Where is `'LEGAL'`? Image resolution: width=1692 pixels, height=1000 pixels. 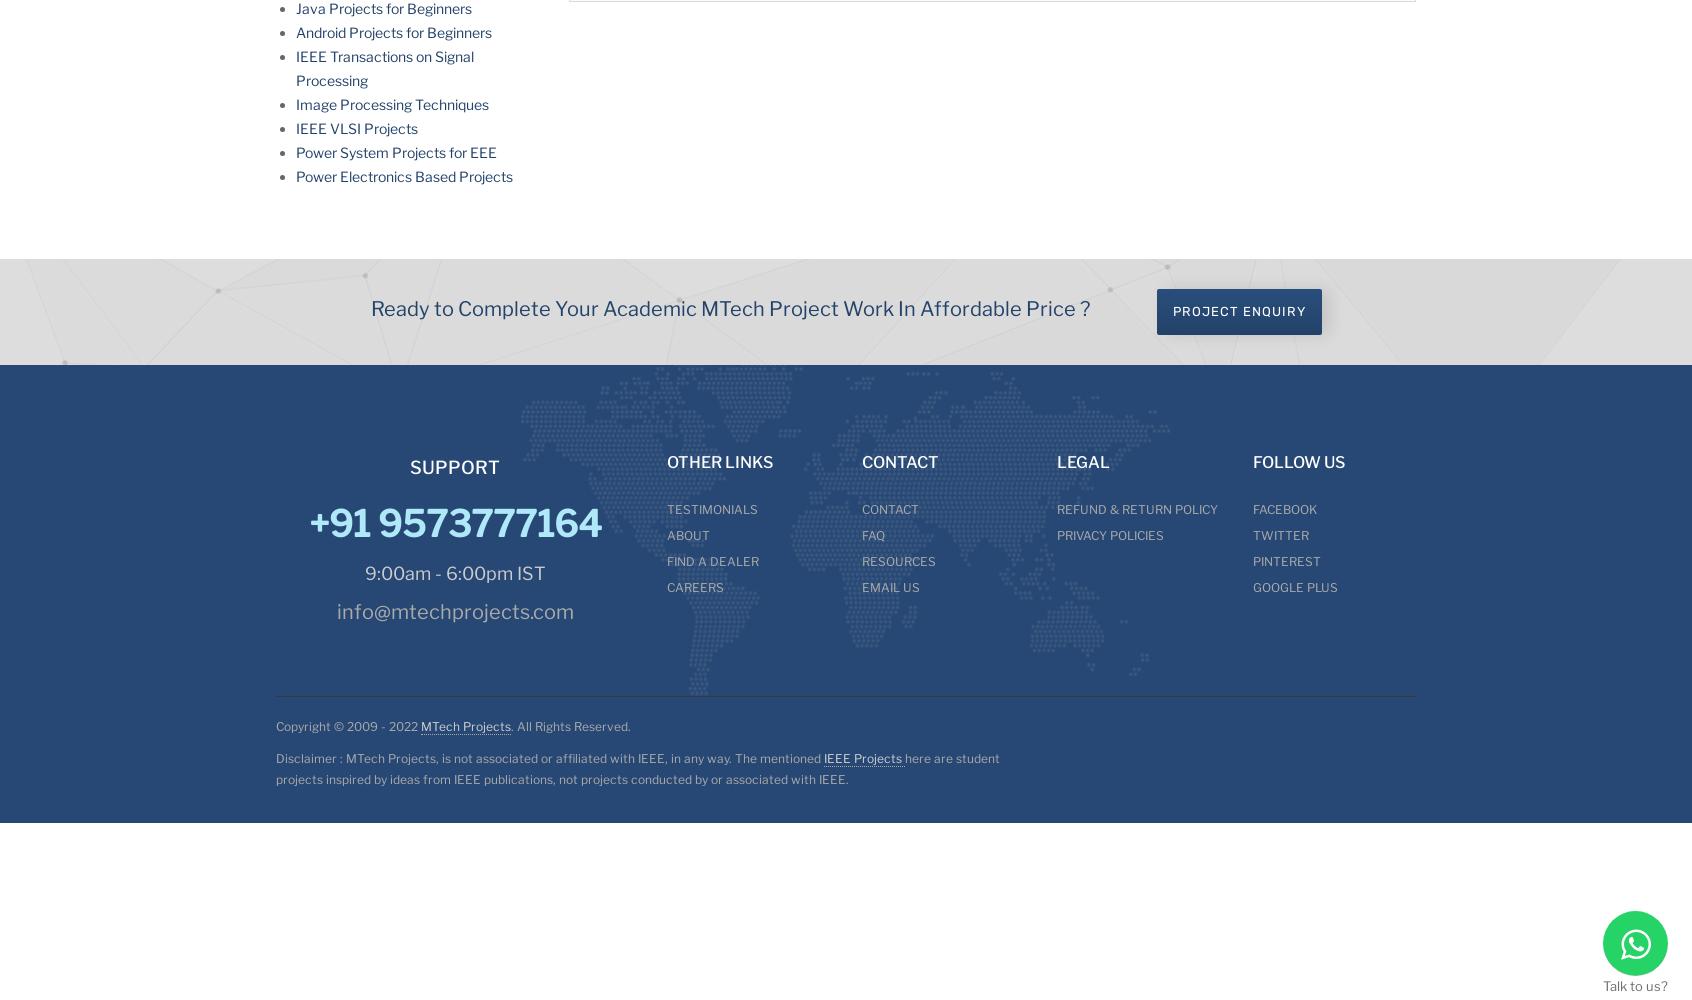 'LEGAL' is located at coordinates (1083, 461).